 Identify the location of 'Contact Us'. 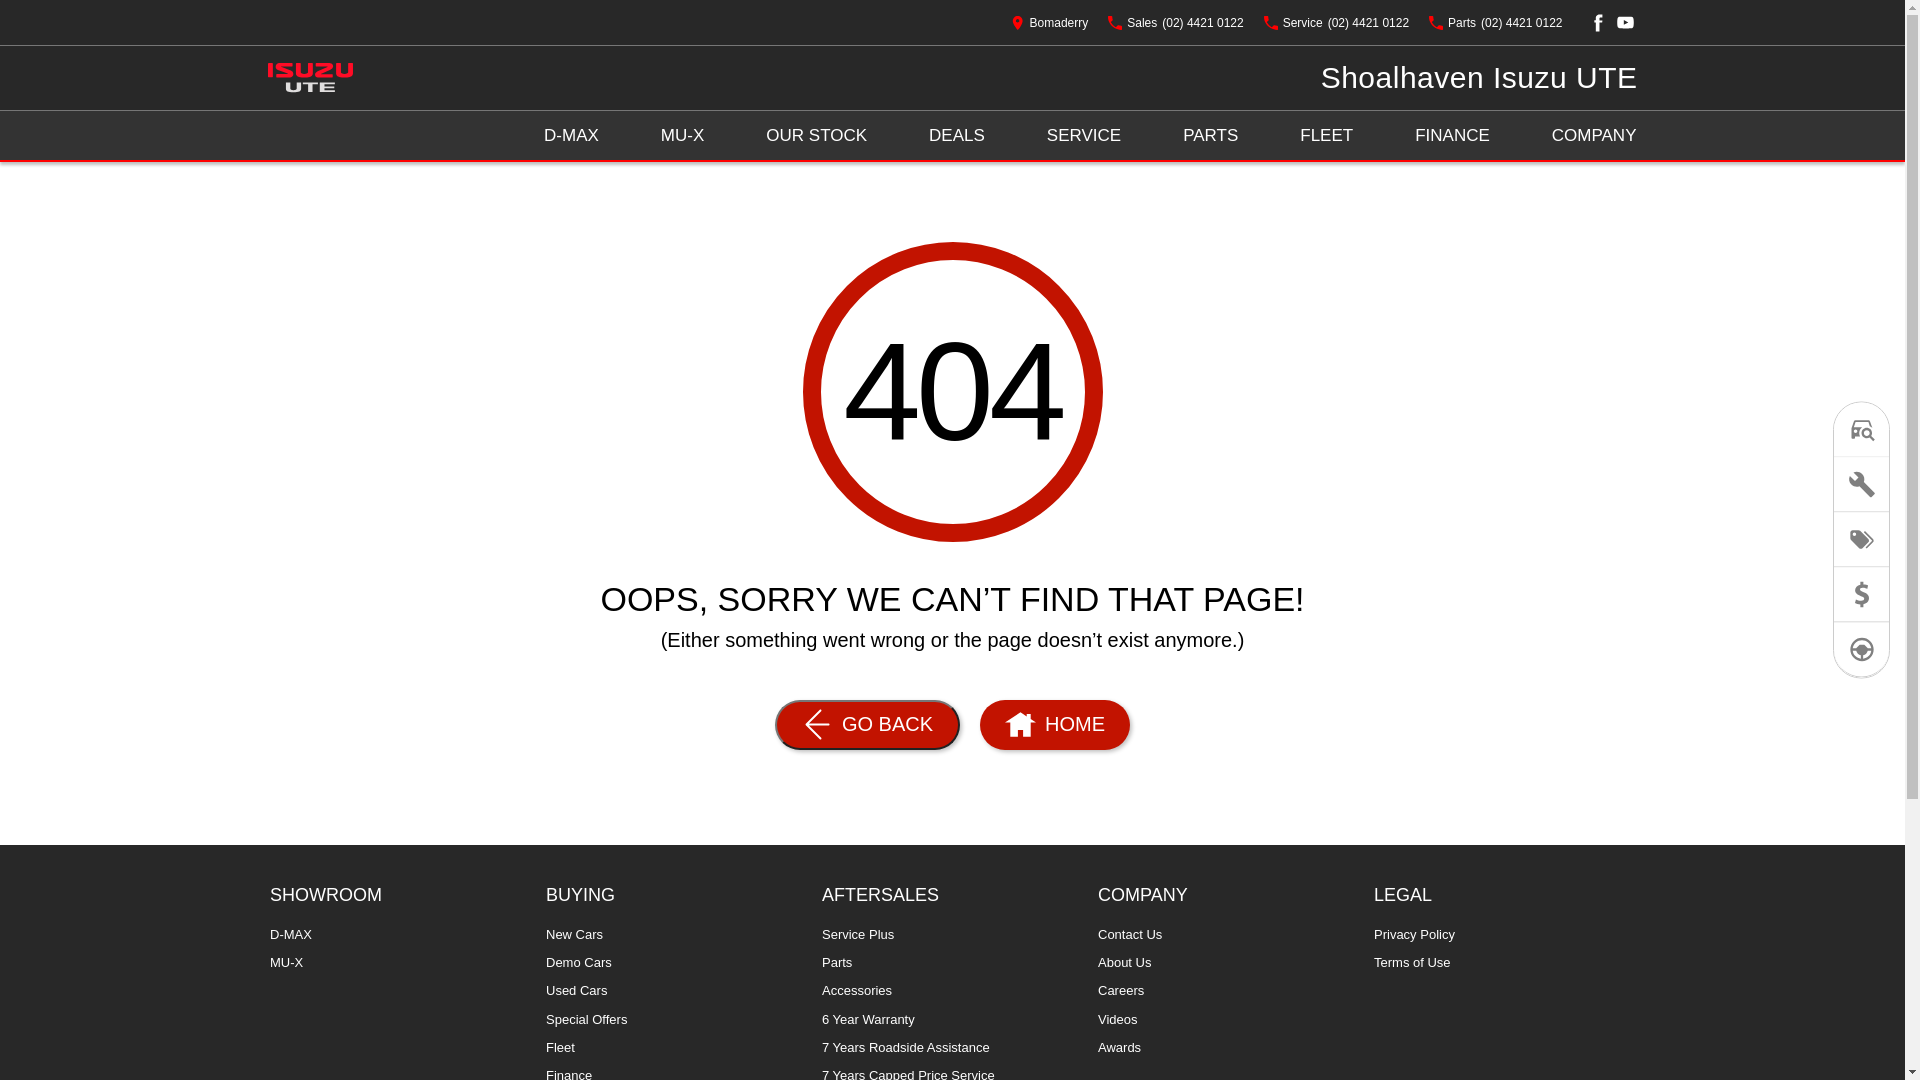
(1097, 940).